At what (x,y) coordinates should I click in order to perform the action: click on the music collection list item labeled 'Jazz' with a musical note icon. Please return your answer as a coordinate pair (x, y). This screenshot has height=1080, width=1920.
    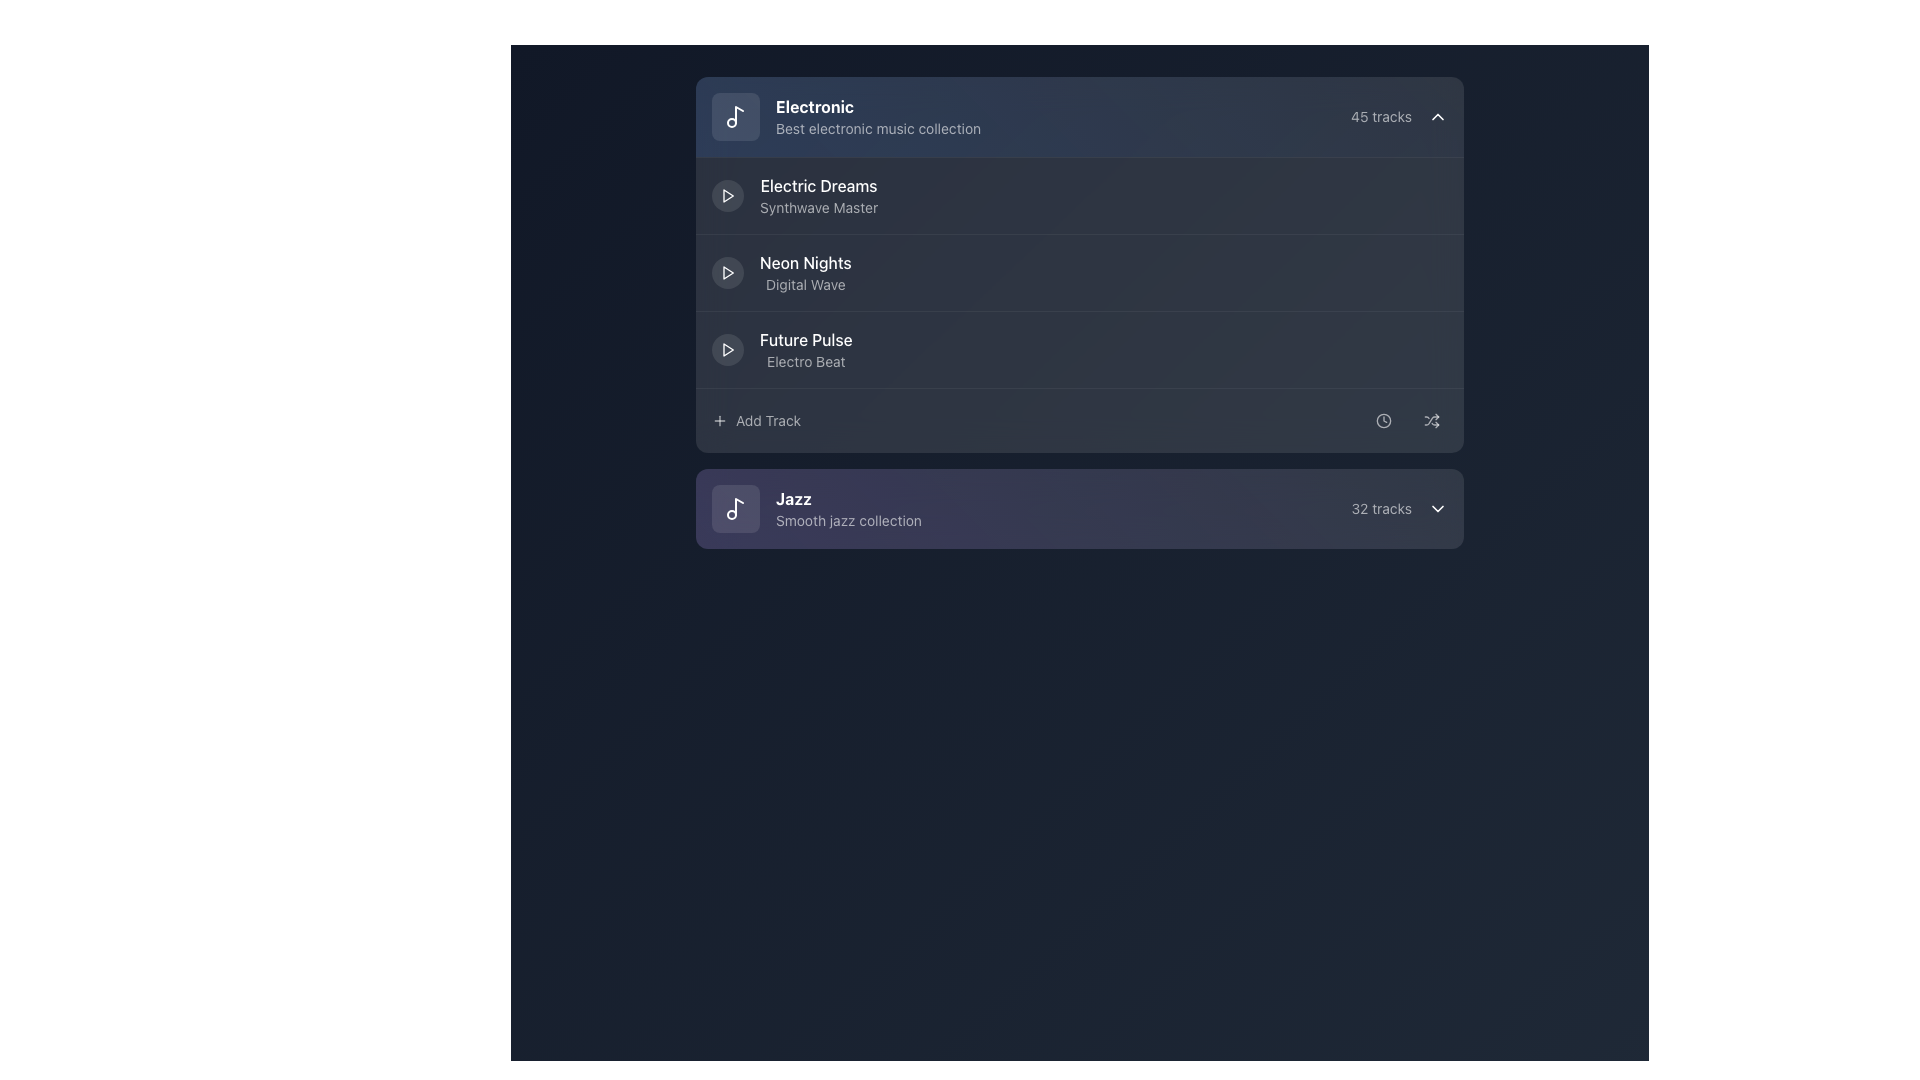
    Looking at the image, I should click on (816, 508).